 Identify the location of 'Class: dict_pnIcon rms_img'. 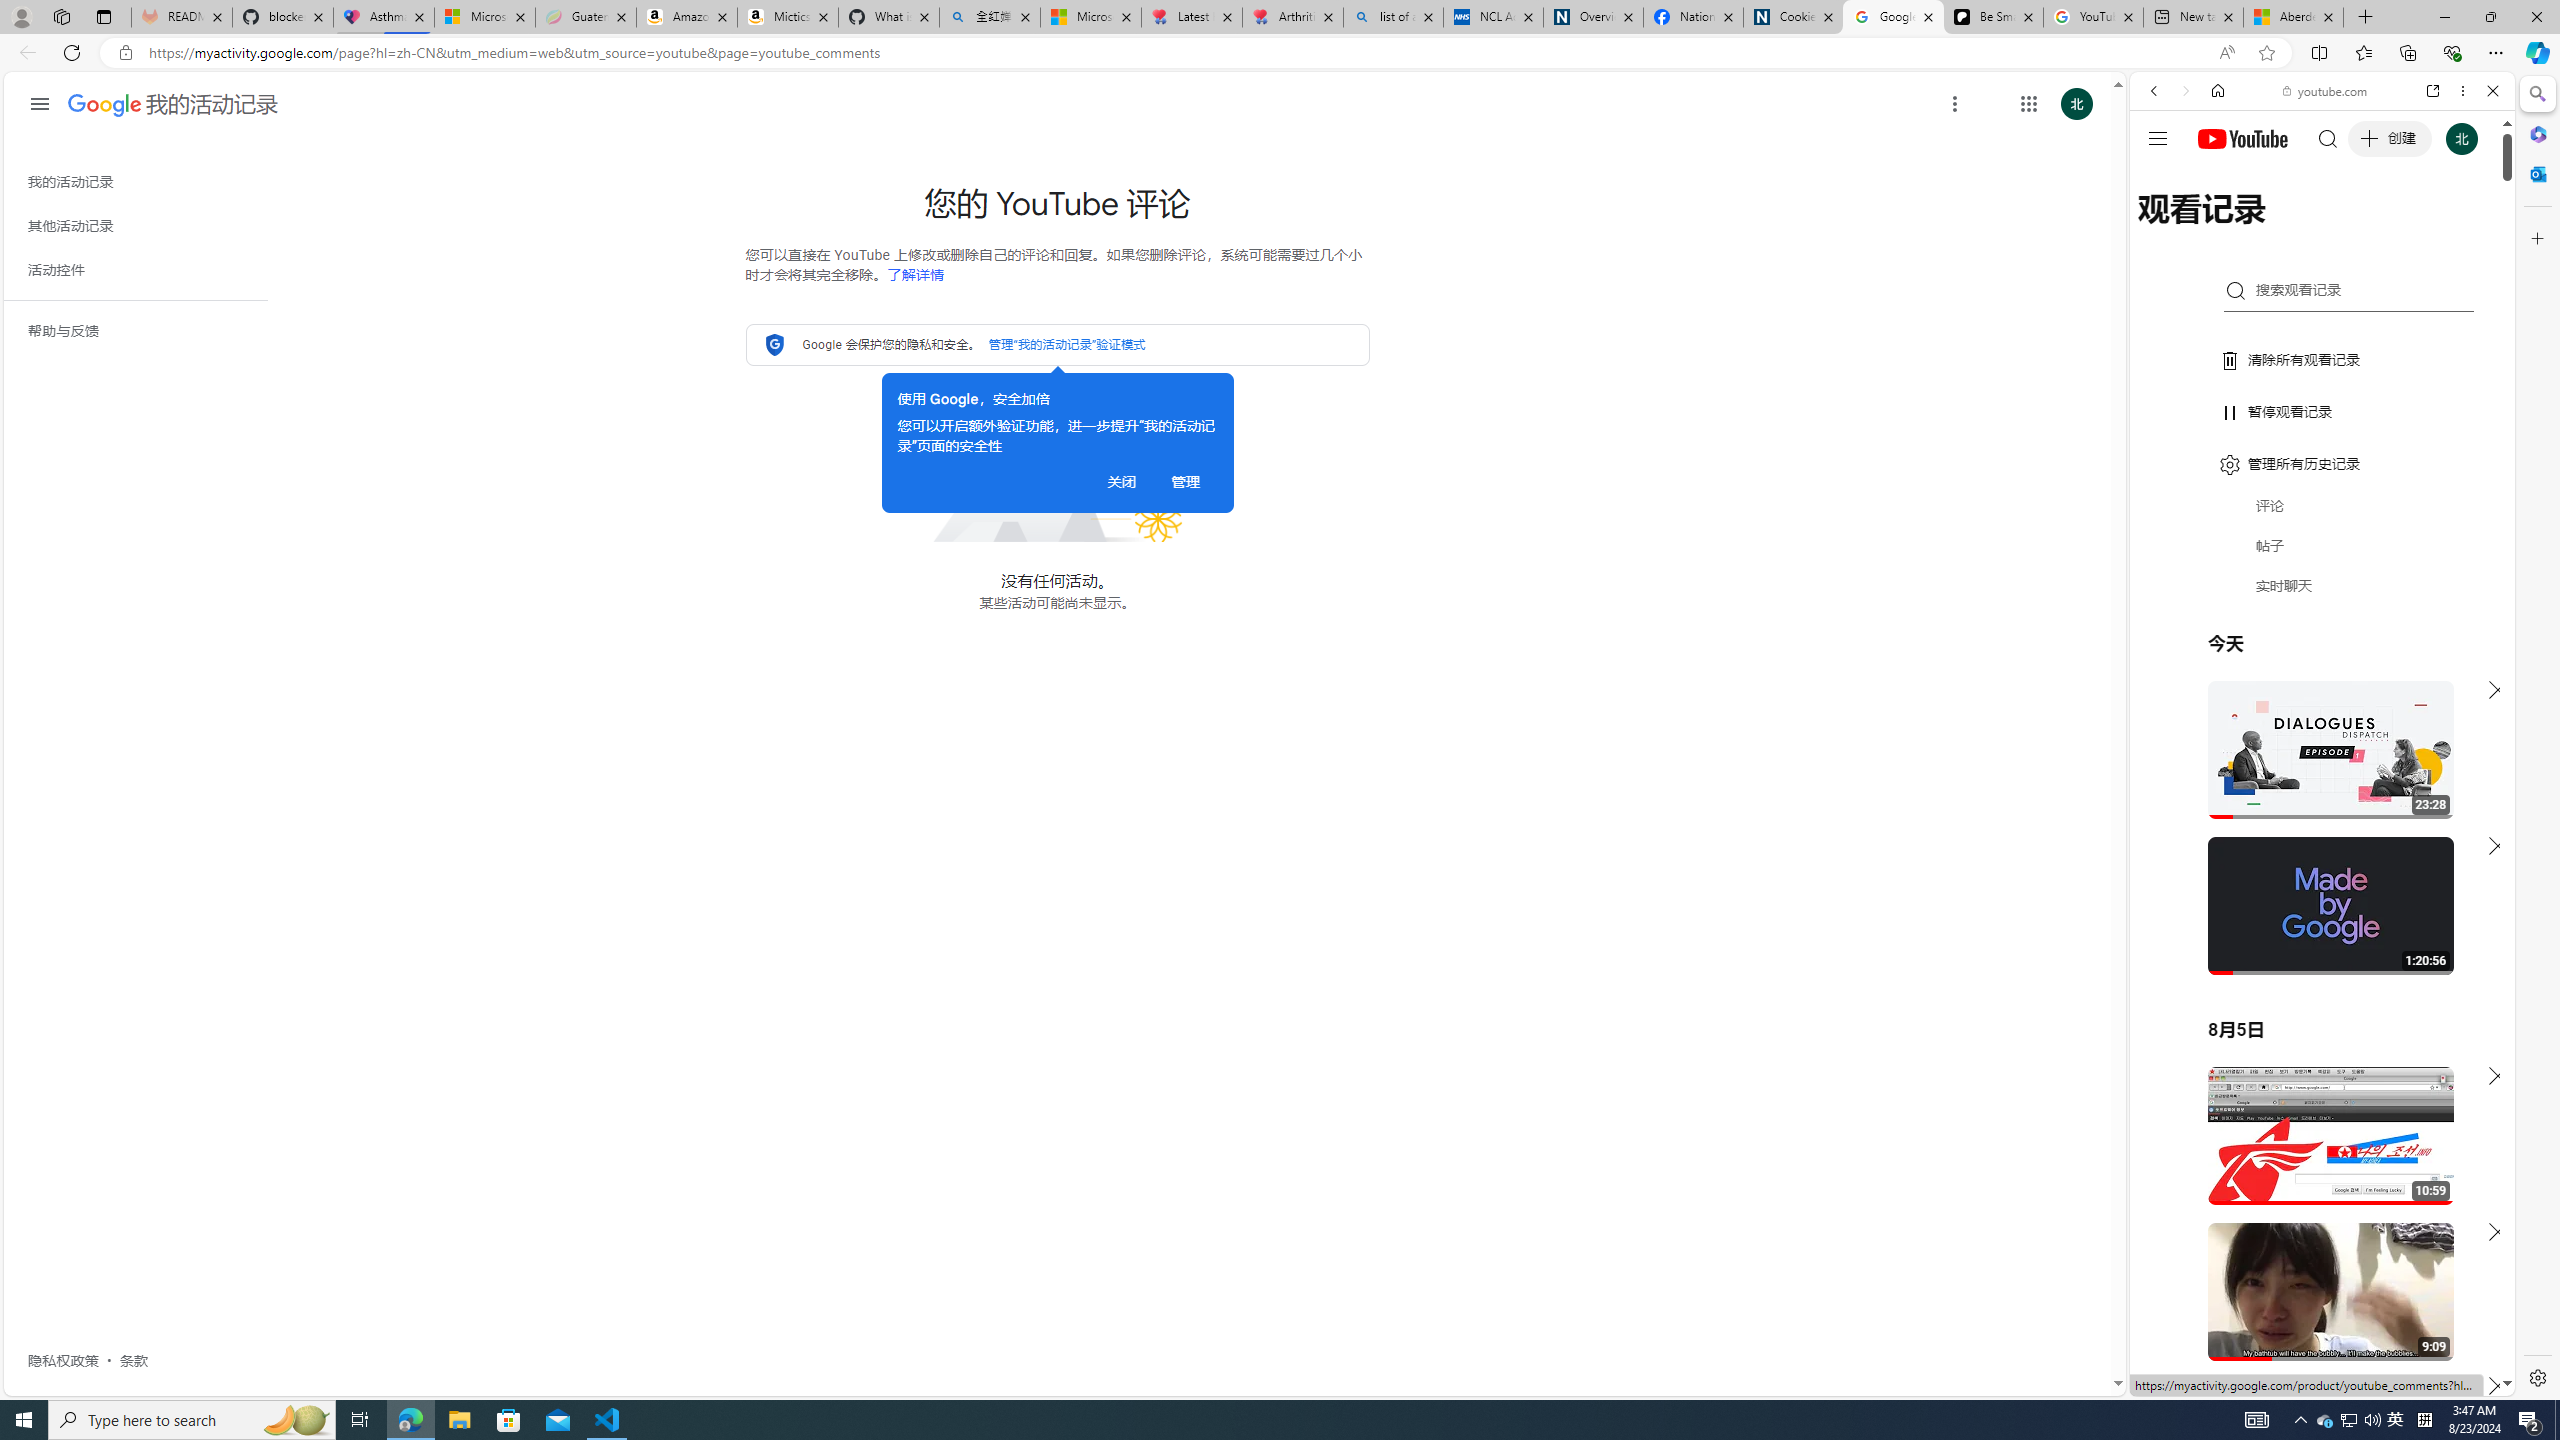
(2307, 1379).